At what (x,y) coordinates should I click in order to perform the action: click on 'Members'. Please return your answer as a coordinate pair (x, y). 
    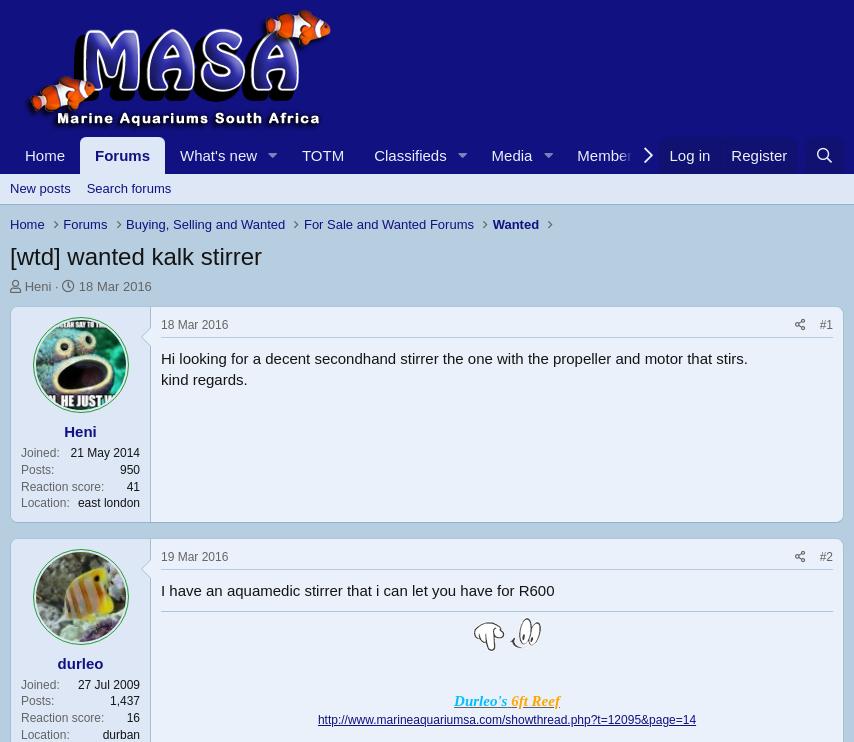
    Looking at the image, I should click on (607, 155).